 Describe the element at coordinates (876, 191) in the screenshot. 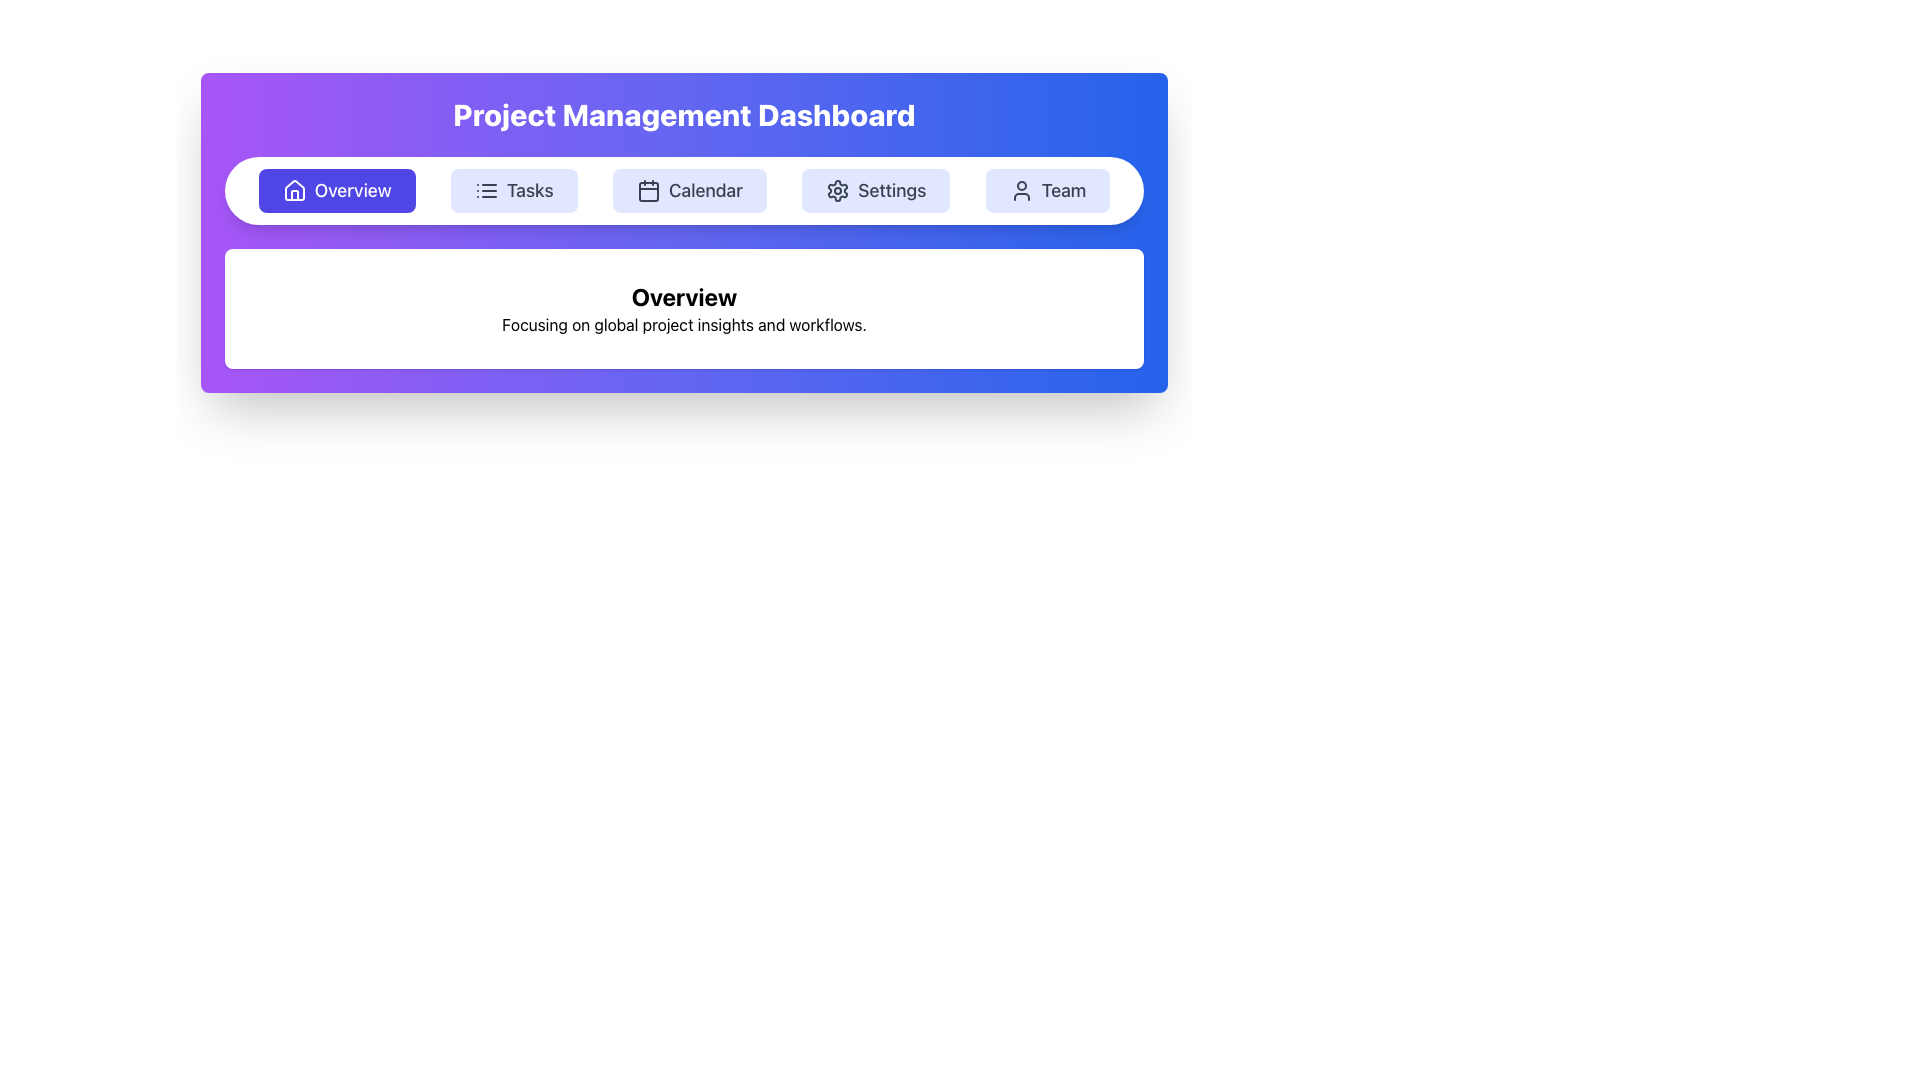

I see `the settings button located in the center-right of the navigation menu` at that location.